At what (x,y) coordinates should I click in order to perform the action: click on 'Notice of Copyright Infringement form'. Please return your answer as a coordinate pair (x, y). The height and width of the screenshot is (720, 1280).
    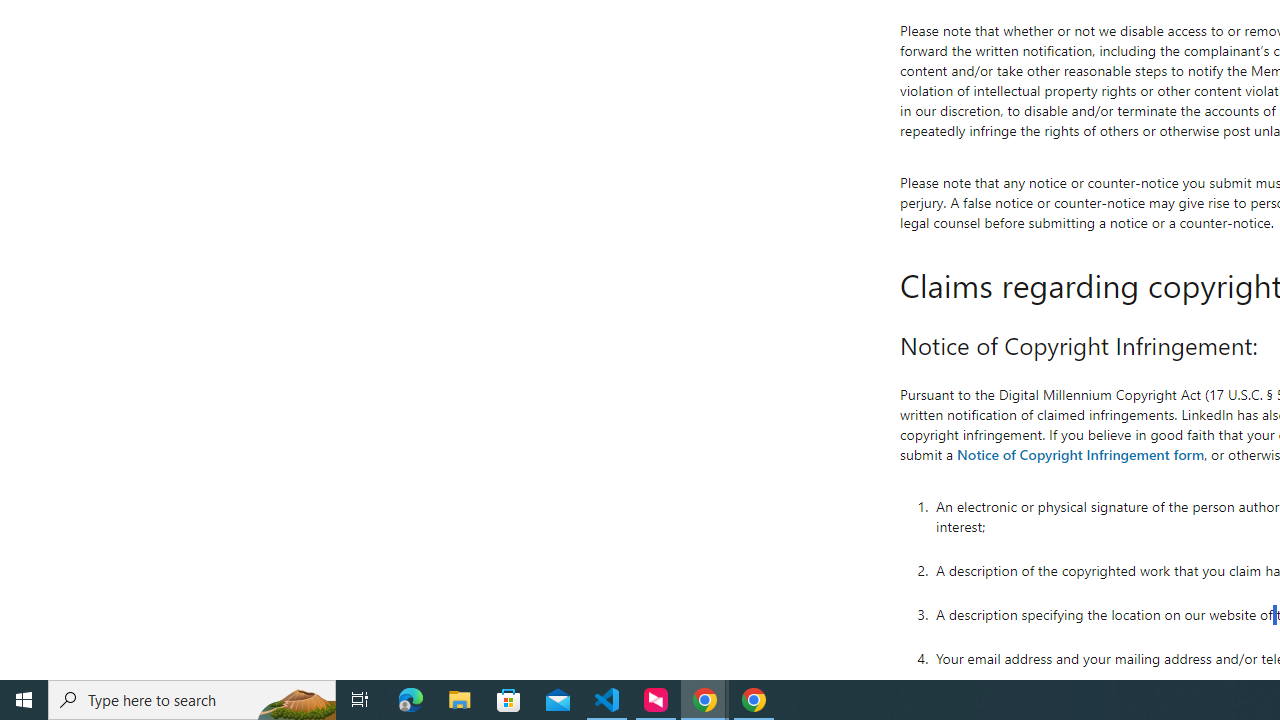
    Looking at the image, I should click on (1079, 453).